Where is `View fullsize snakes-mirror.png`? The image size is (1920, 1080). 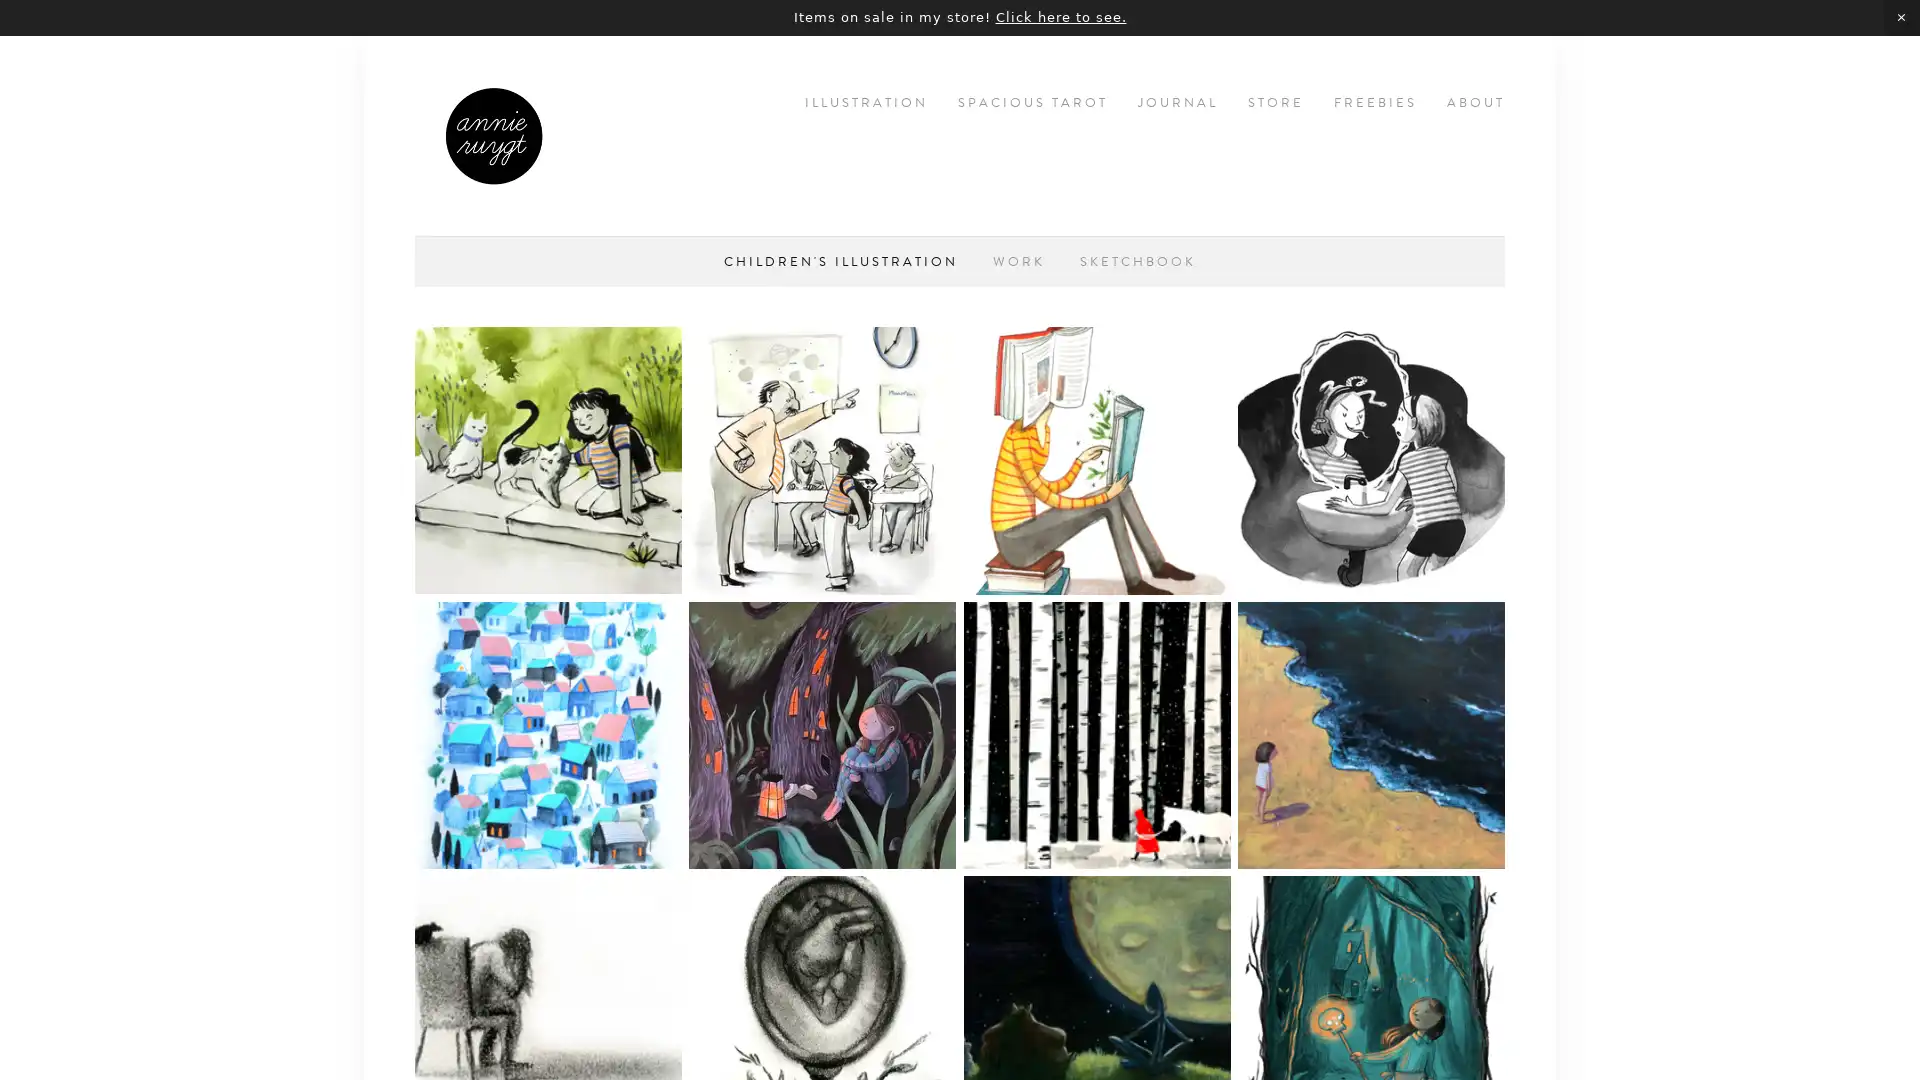 View fullsize snakes-mirror.png is located at coordinates (1370, 460).